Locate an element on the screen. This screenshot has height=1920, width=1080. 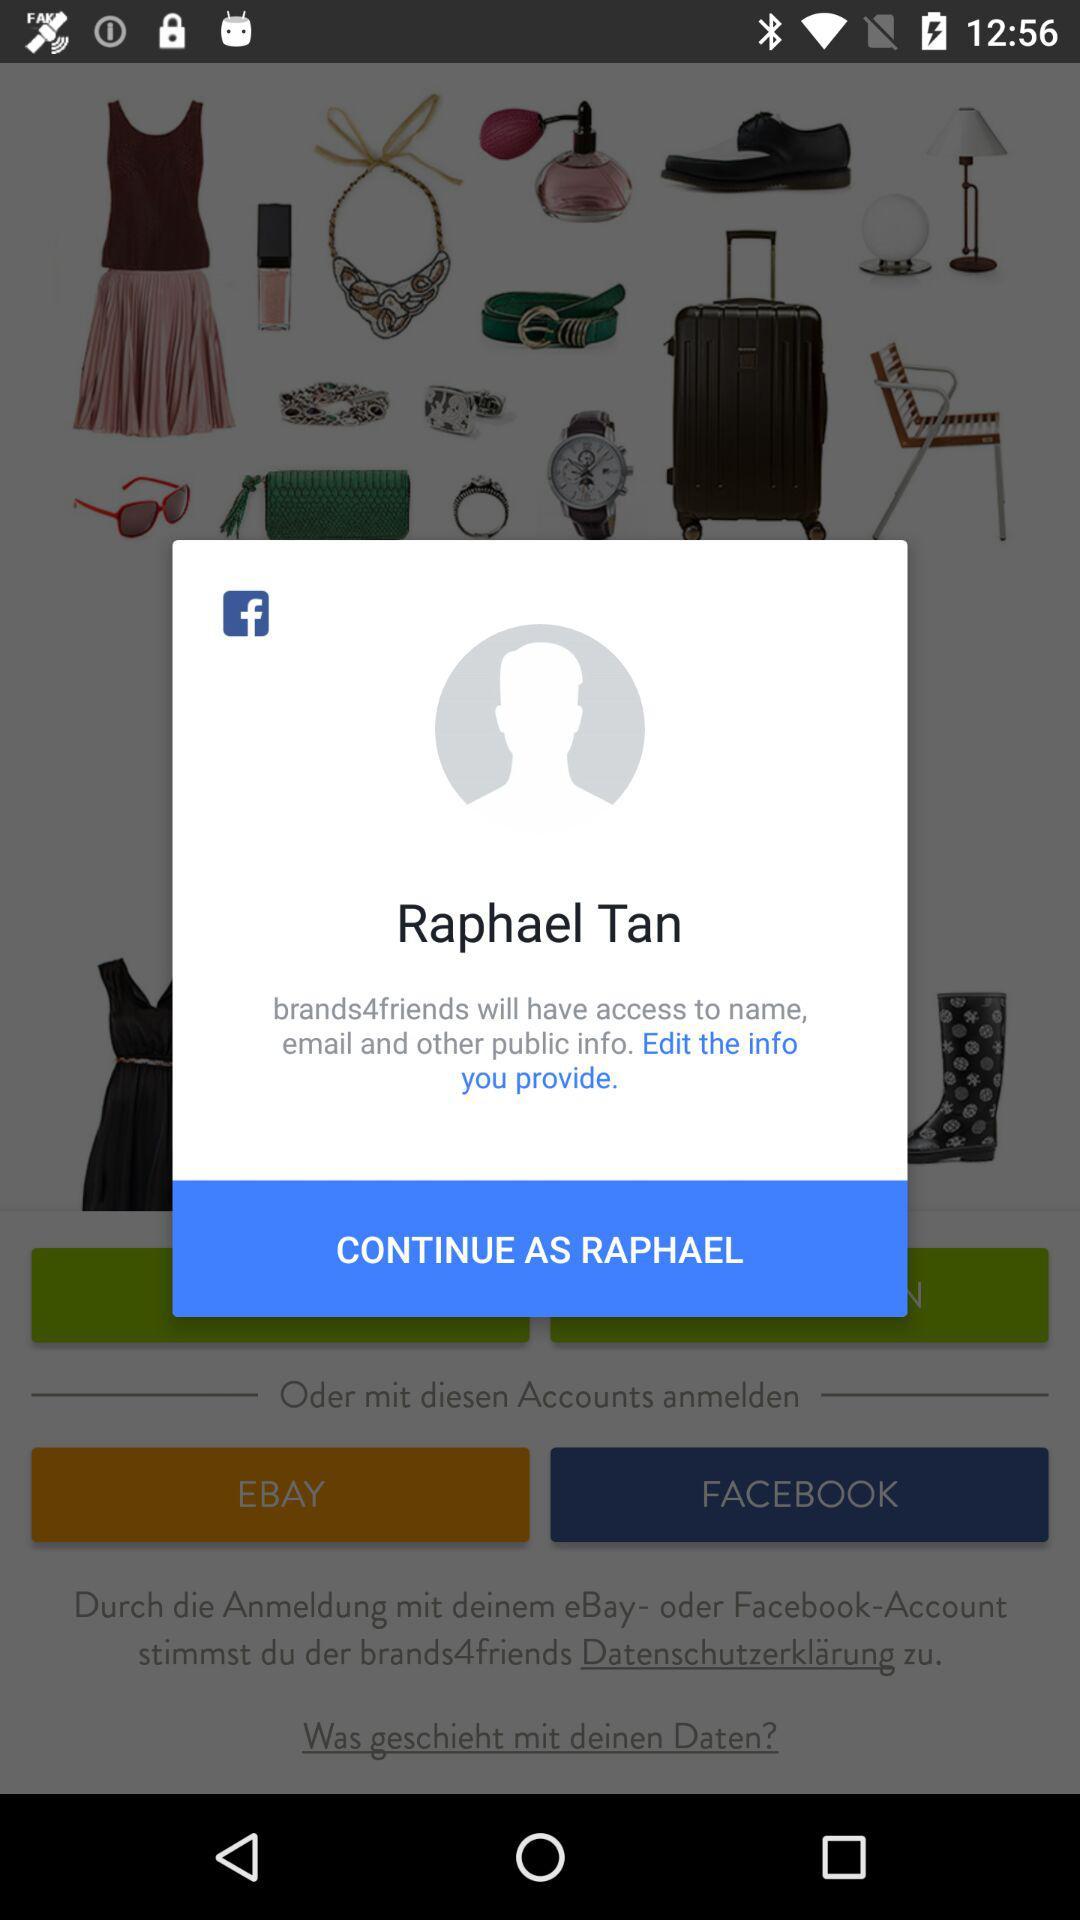
continue as raphael is located at coordinates (540, 1247).